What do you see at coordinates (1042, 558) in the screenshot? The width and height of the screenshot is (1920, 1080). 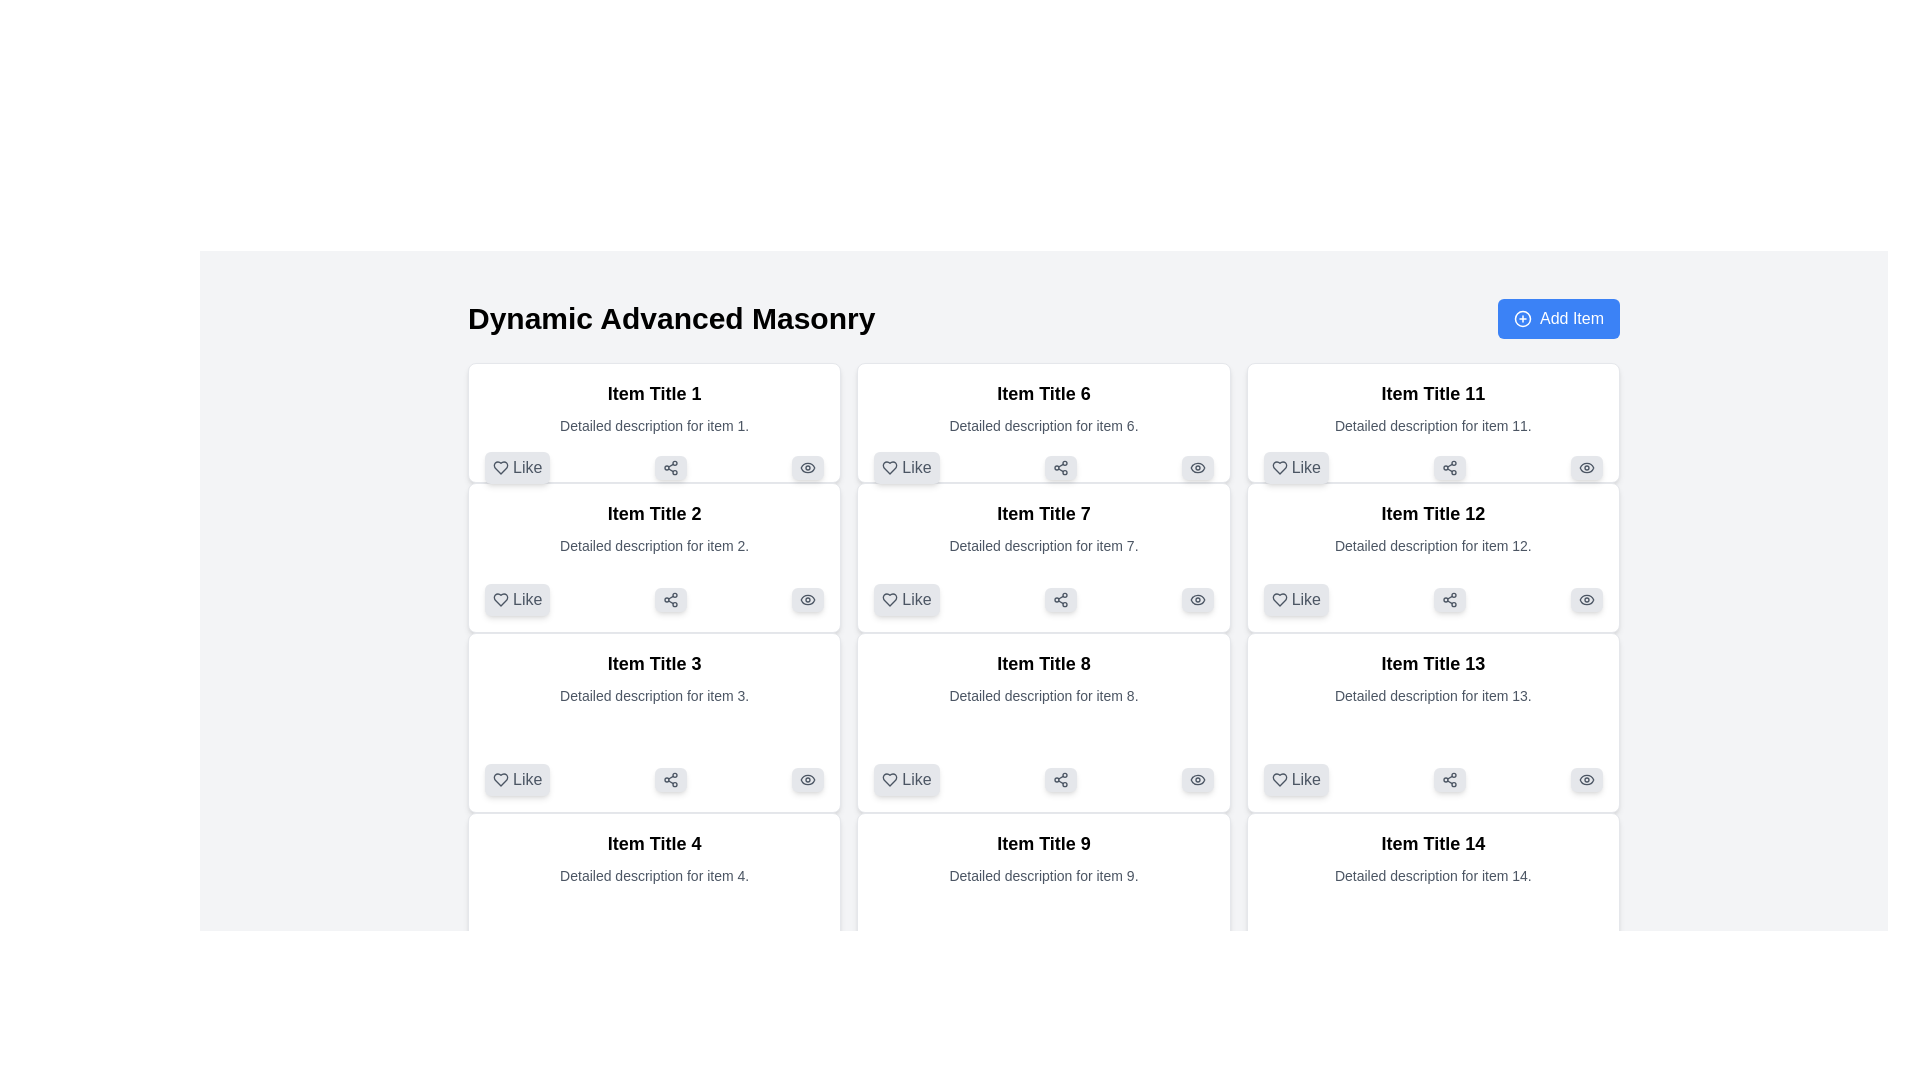 I see `the 'Like' button on the content card showcasing an item or article, located in the second column and second row of the grid layout` at bounding box center [1042, 558].